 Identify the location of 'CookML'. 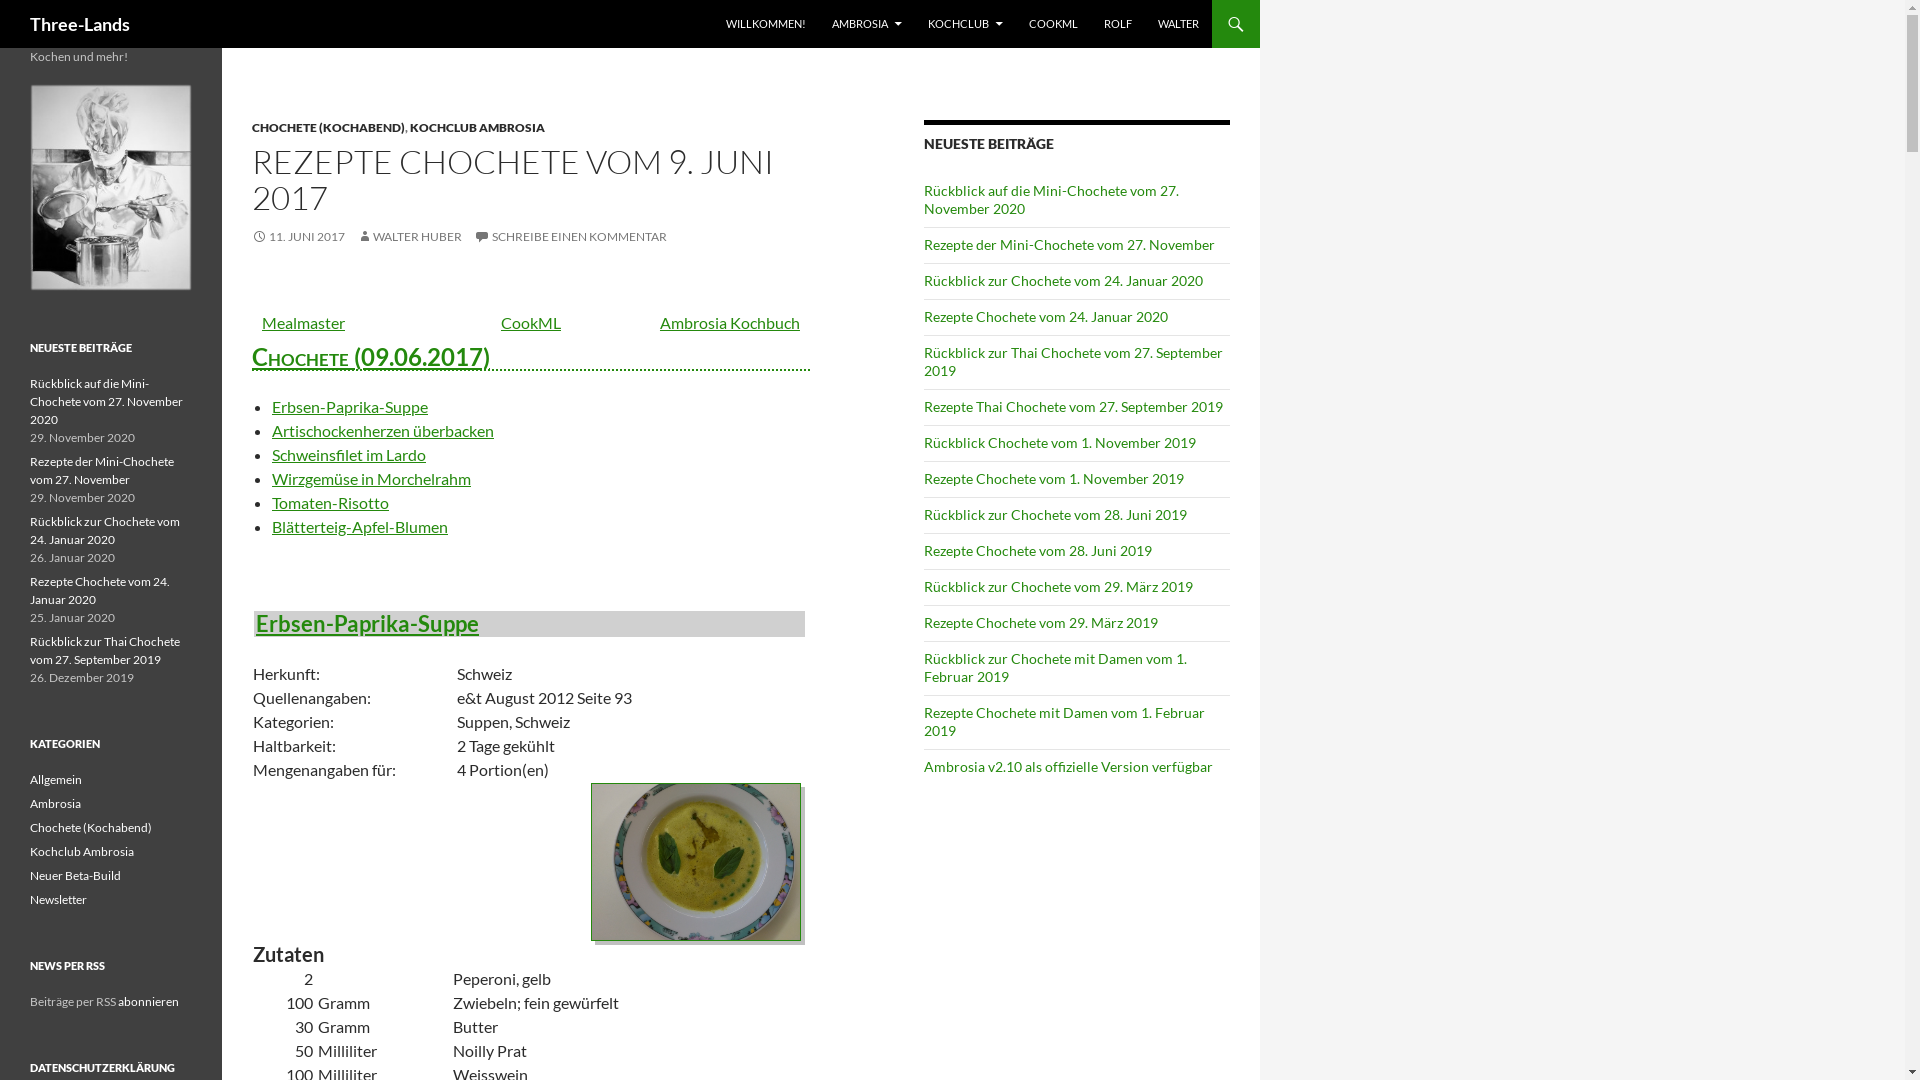
(500, 321).